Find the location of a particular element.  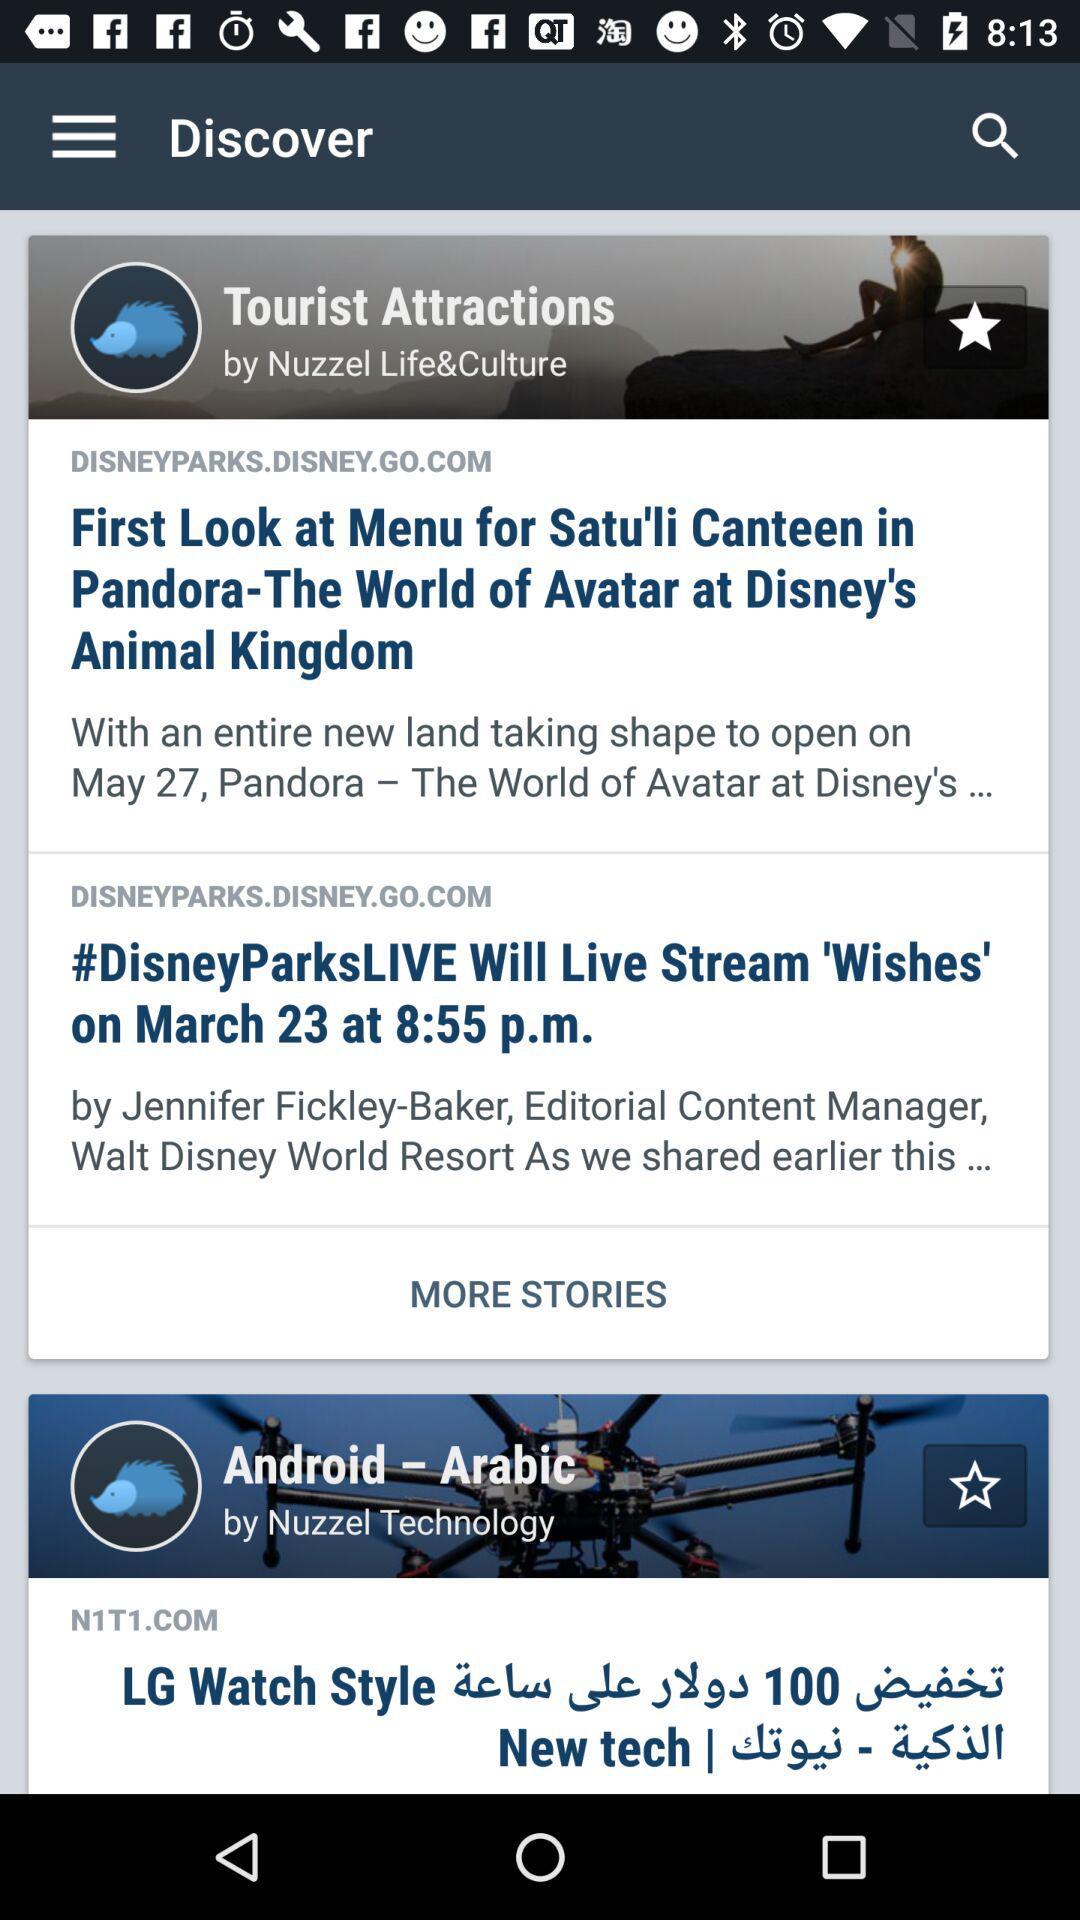

article is located at coordinates (974, 1485).